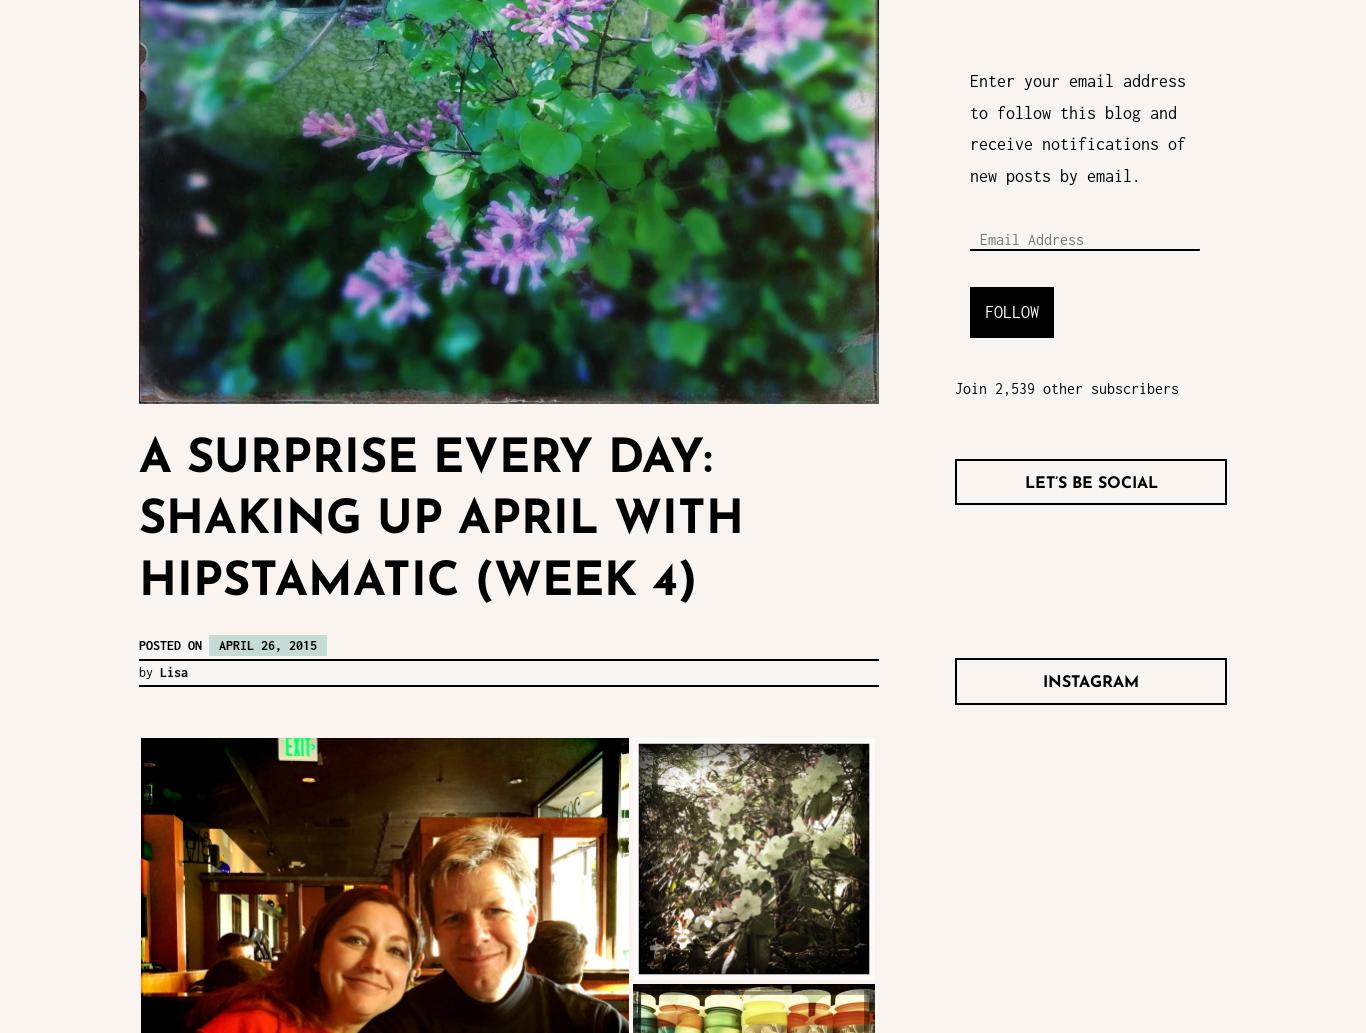 The image size is (1366, 1033). I want to click on 'Enter your email address to follow this blog and receive notifications of new posts by email.', so click(1077, 127).